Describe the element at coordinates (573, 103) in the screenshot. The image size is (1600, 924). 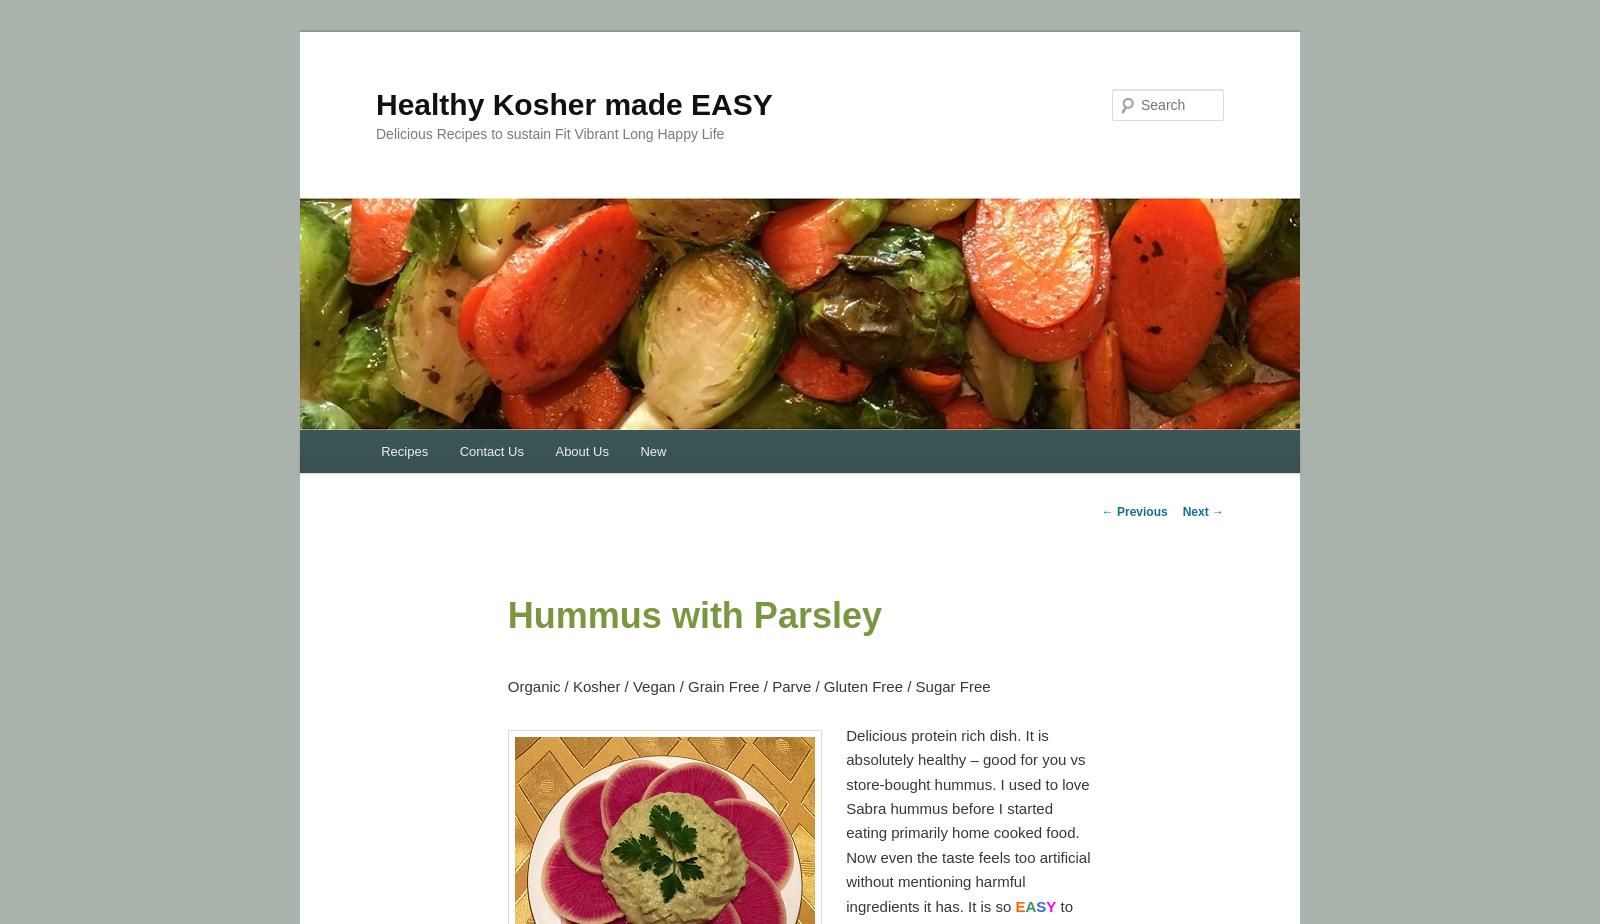
I see `'Healthy Kosher made EASY'` at that location.